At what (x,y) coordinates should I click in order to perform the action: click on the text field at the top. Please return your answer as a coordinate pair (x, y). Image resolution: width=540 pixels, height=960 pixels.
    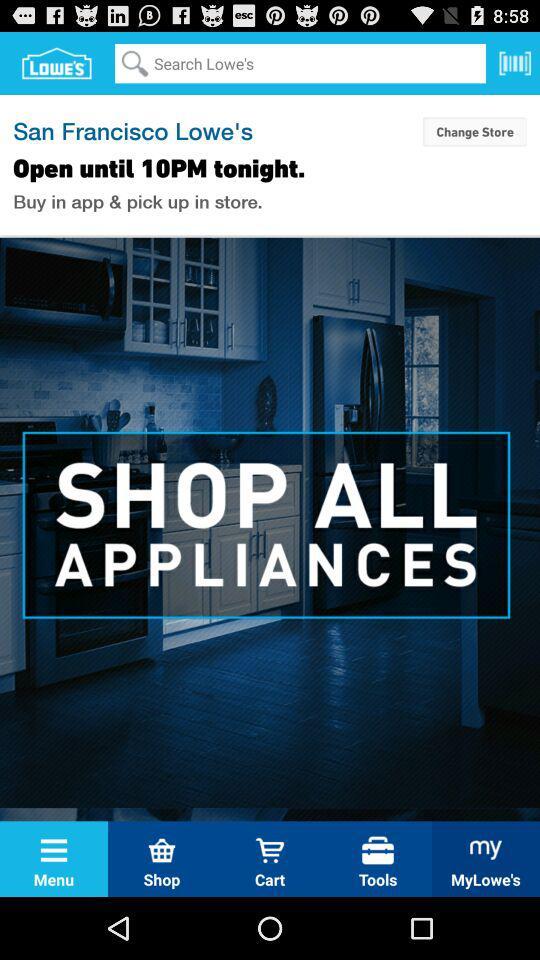
    Looking at the image, I should click on (299, 63).